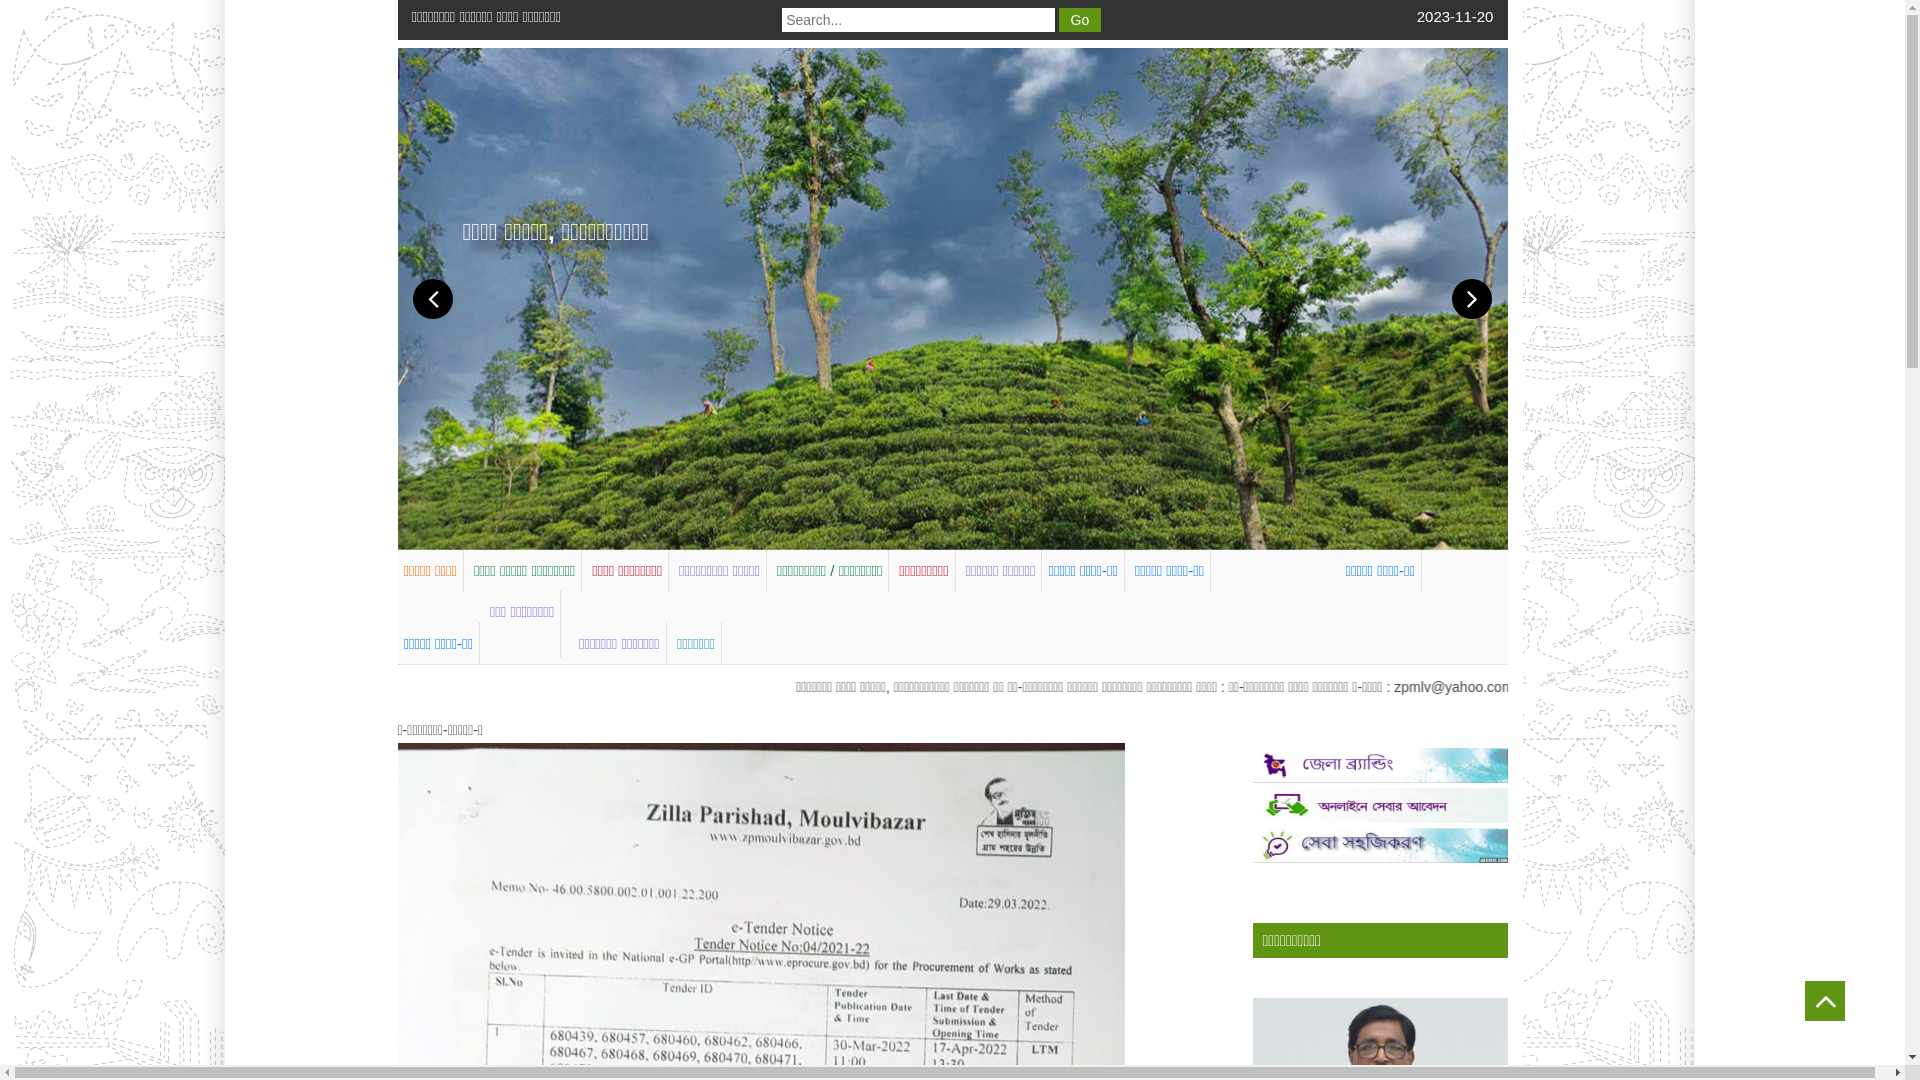 This screenshot has height=1080, width=1920. I want to click on 'Go', so click(1079, 19).